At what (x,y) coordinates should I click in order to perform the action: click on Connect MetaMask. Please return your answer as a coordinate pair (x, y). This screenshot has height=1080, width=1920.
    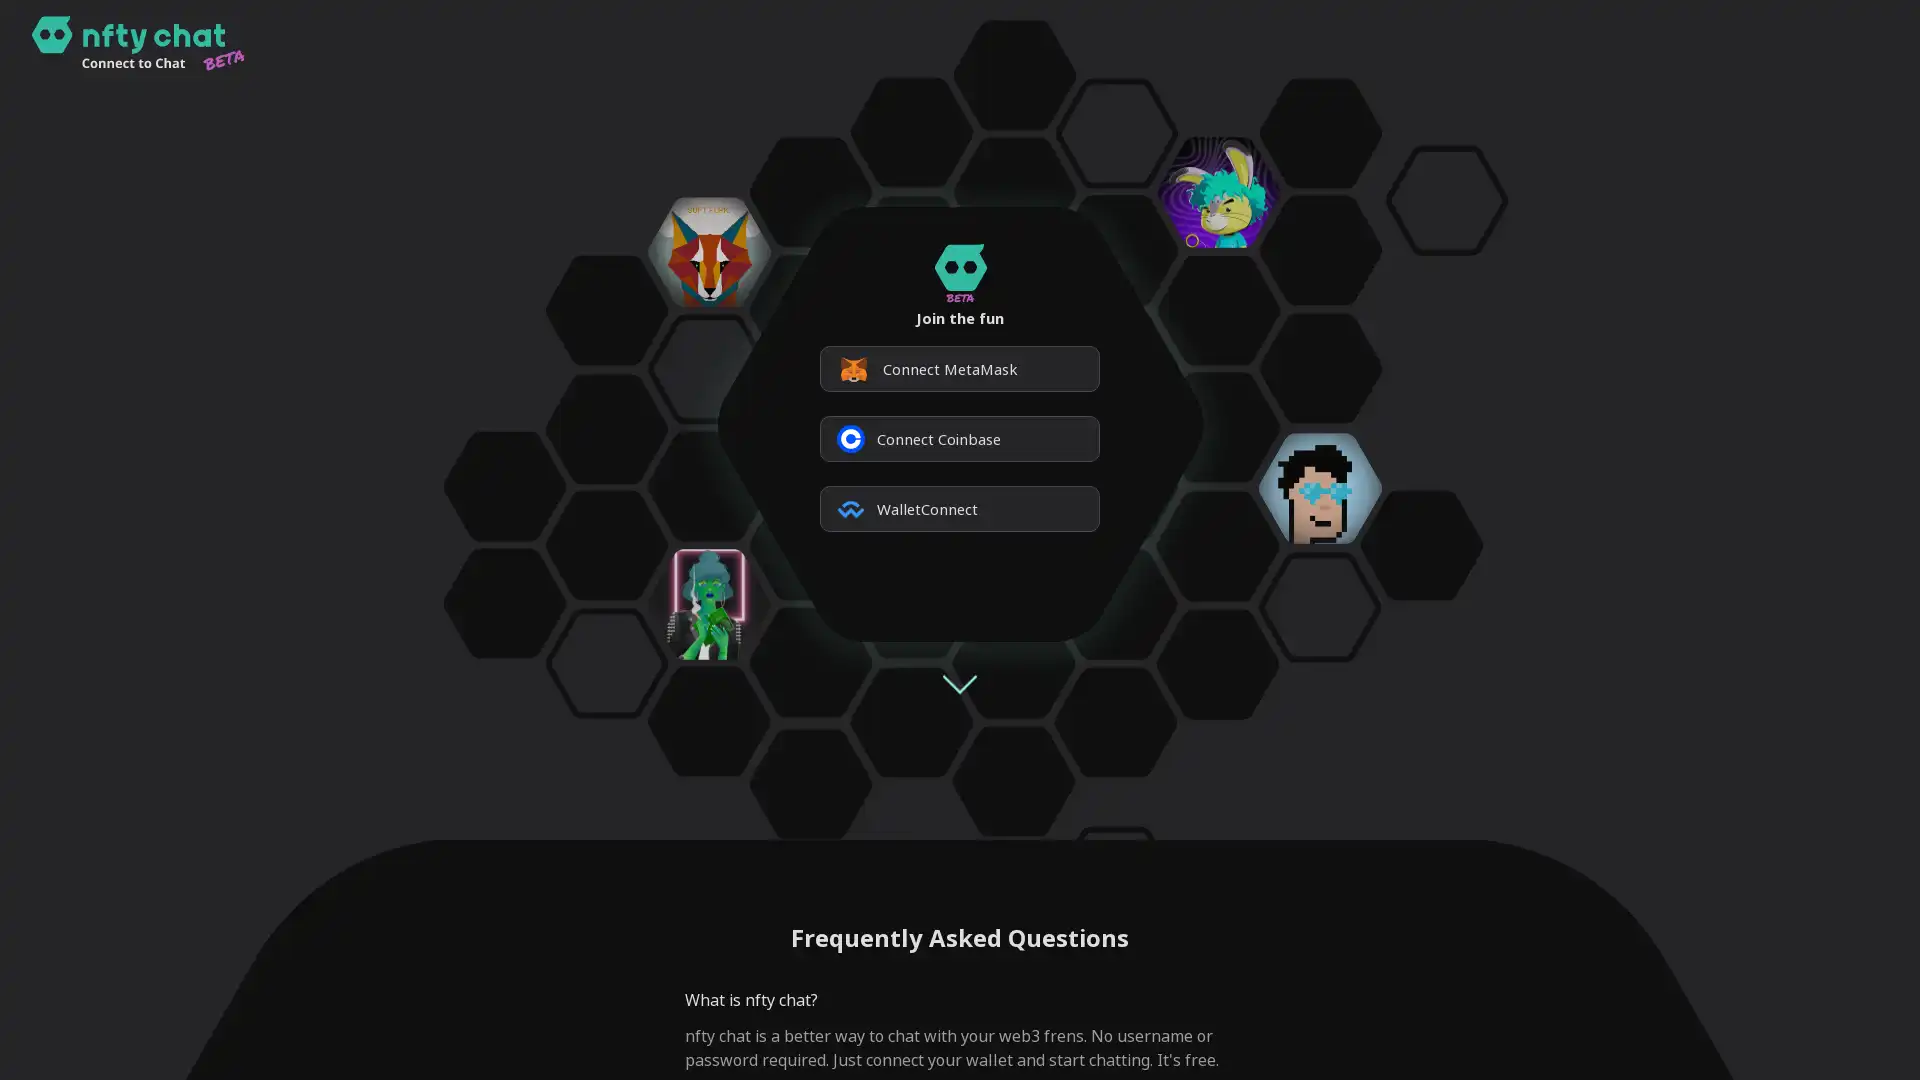
    Looking at the image, I should click on (960, 369).